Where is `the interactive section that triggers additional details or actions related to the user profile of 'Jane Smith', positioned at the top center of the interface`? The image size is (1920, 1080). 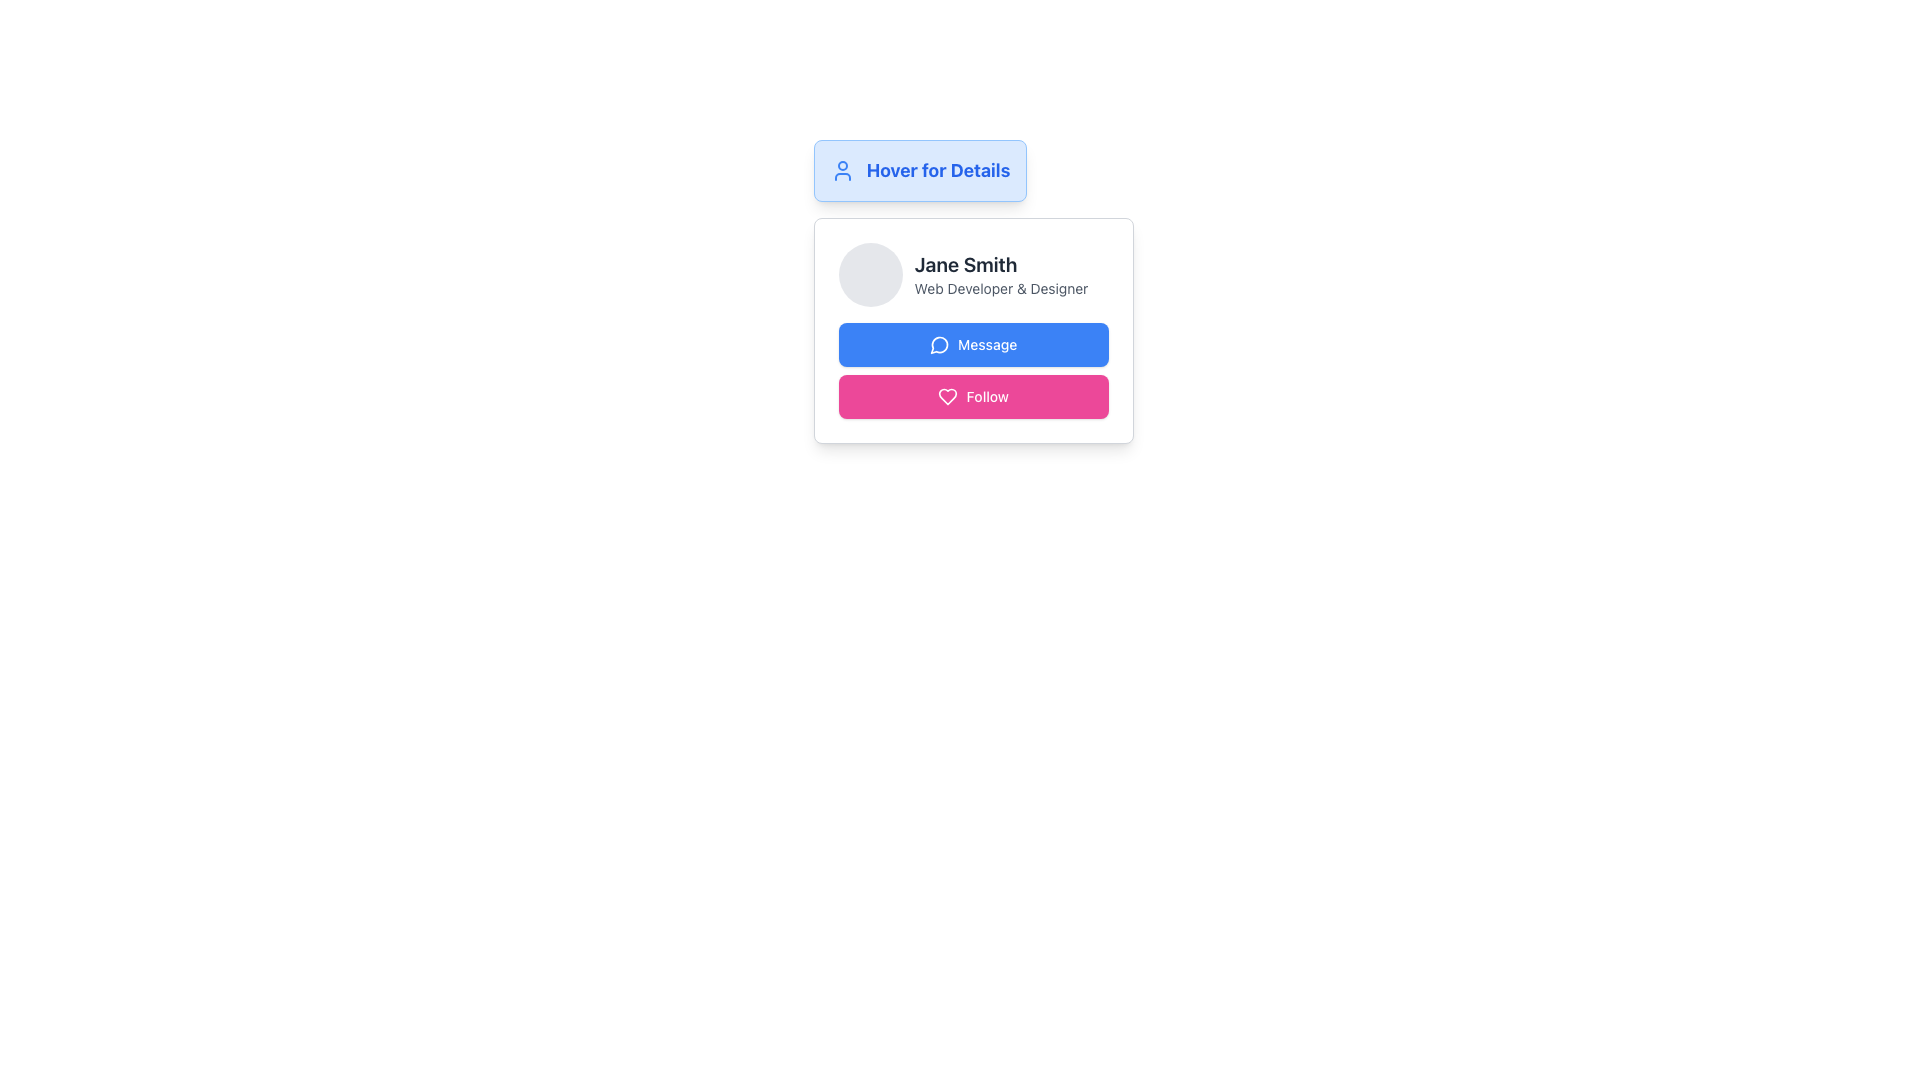
the interactive section that triggers additional details or actions related to the user profile of 'Jane Smith', positioned at the top center of the interface is located at coordinates (919, 169).